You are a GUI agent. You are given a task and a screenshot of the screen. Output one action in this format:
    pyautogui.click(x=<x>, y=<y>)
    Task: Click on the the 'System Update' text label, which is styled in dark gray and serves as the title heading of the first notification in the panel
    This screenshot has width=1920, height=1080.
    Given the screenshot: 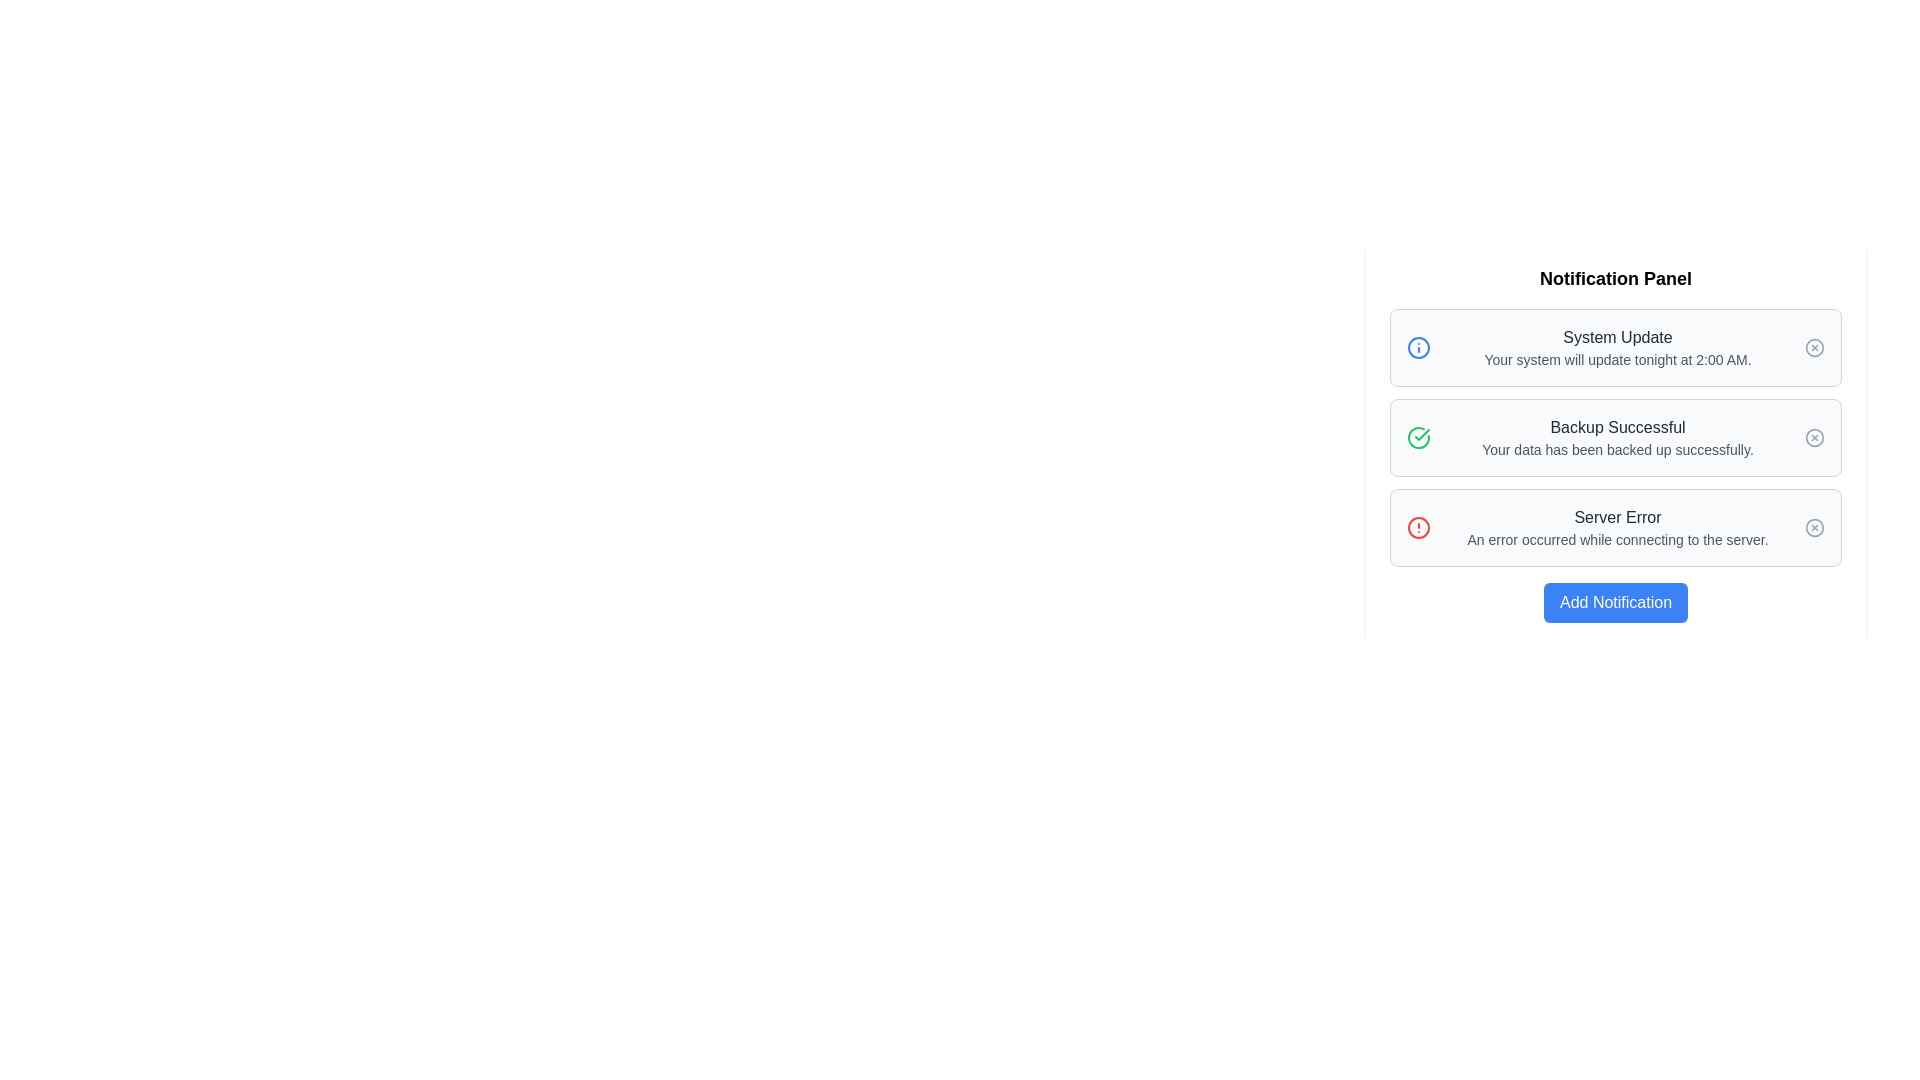 What is the action you would take?
    pyautogui.click(x=1617, y=337)
    